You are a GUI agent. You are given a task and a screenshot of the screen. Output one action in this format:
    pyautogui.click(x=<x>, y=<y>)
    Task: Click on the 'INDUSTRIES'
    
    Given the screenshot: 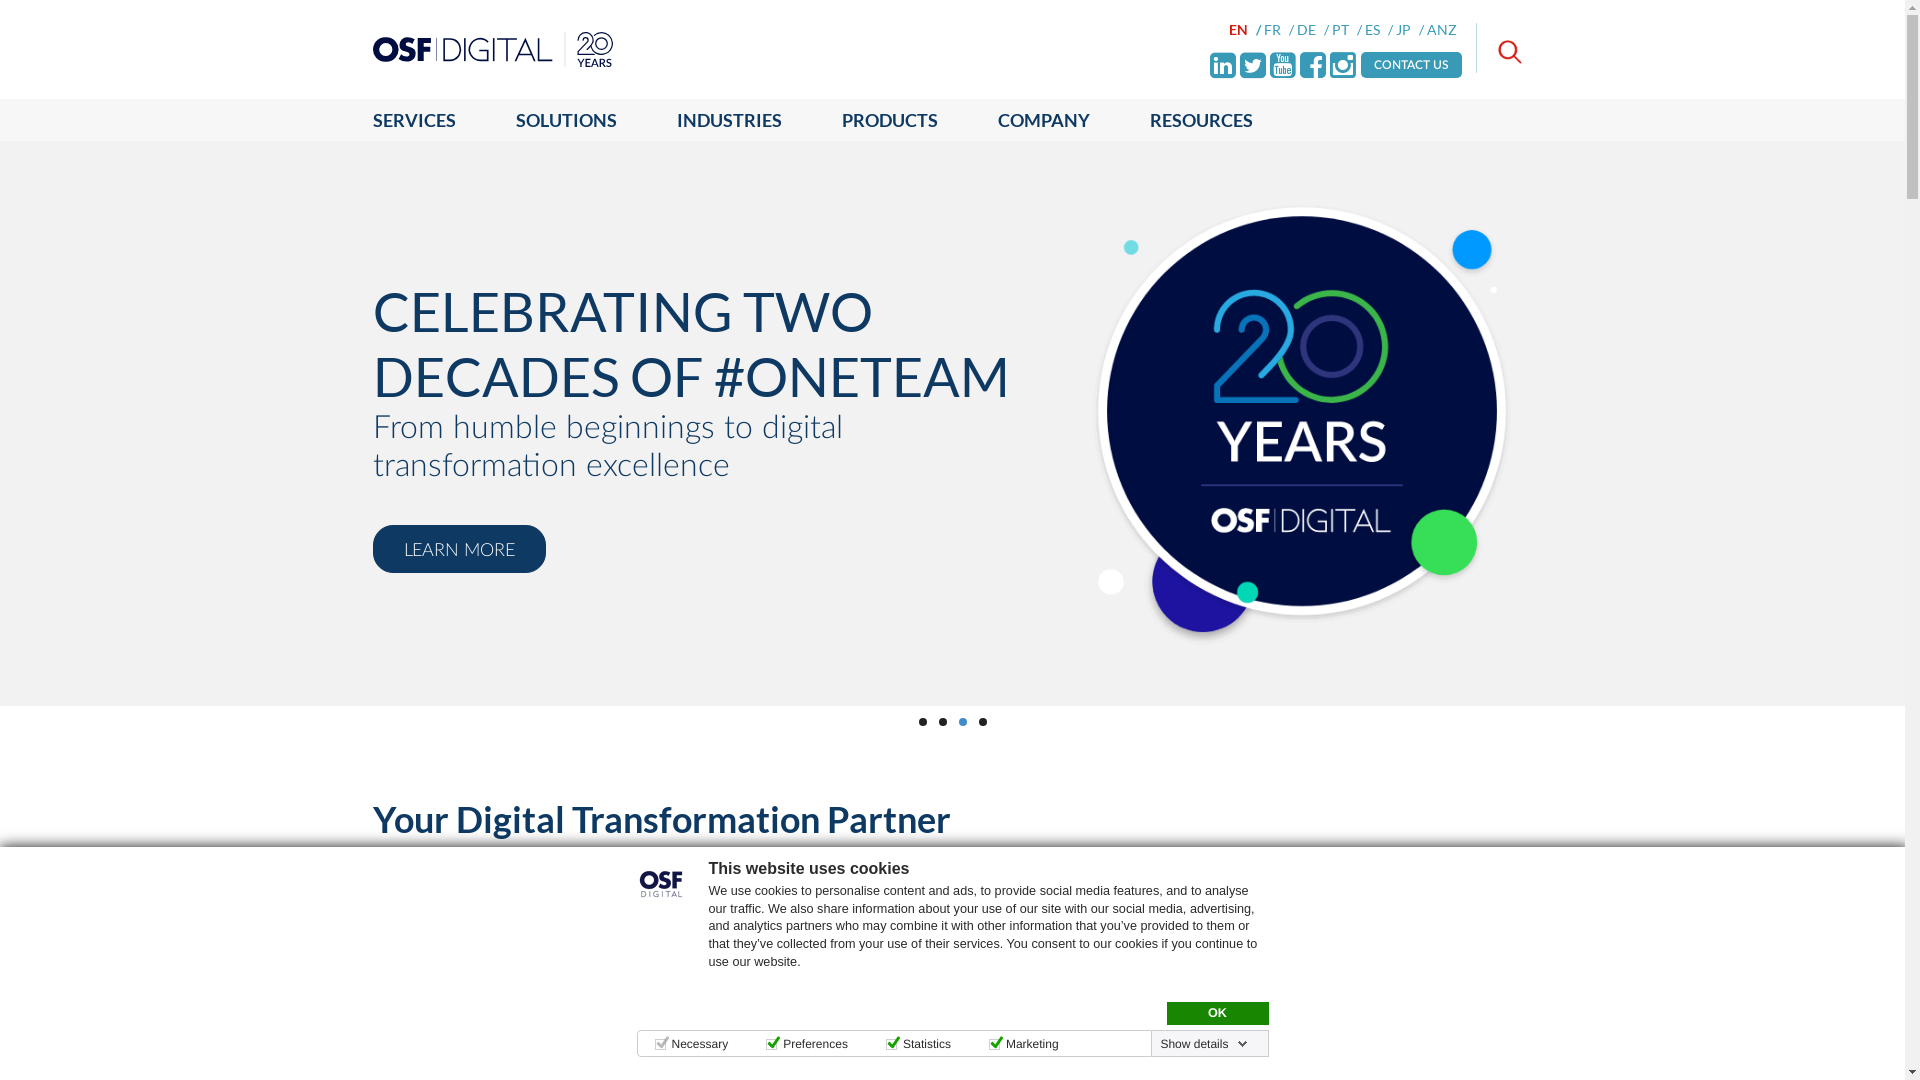 What is the action you would take?
    pyautogui.click(x=646, y=119)
    